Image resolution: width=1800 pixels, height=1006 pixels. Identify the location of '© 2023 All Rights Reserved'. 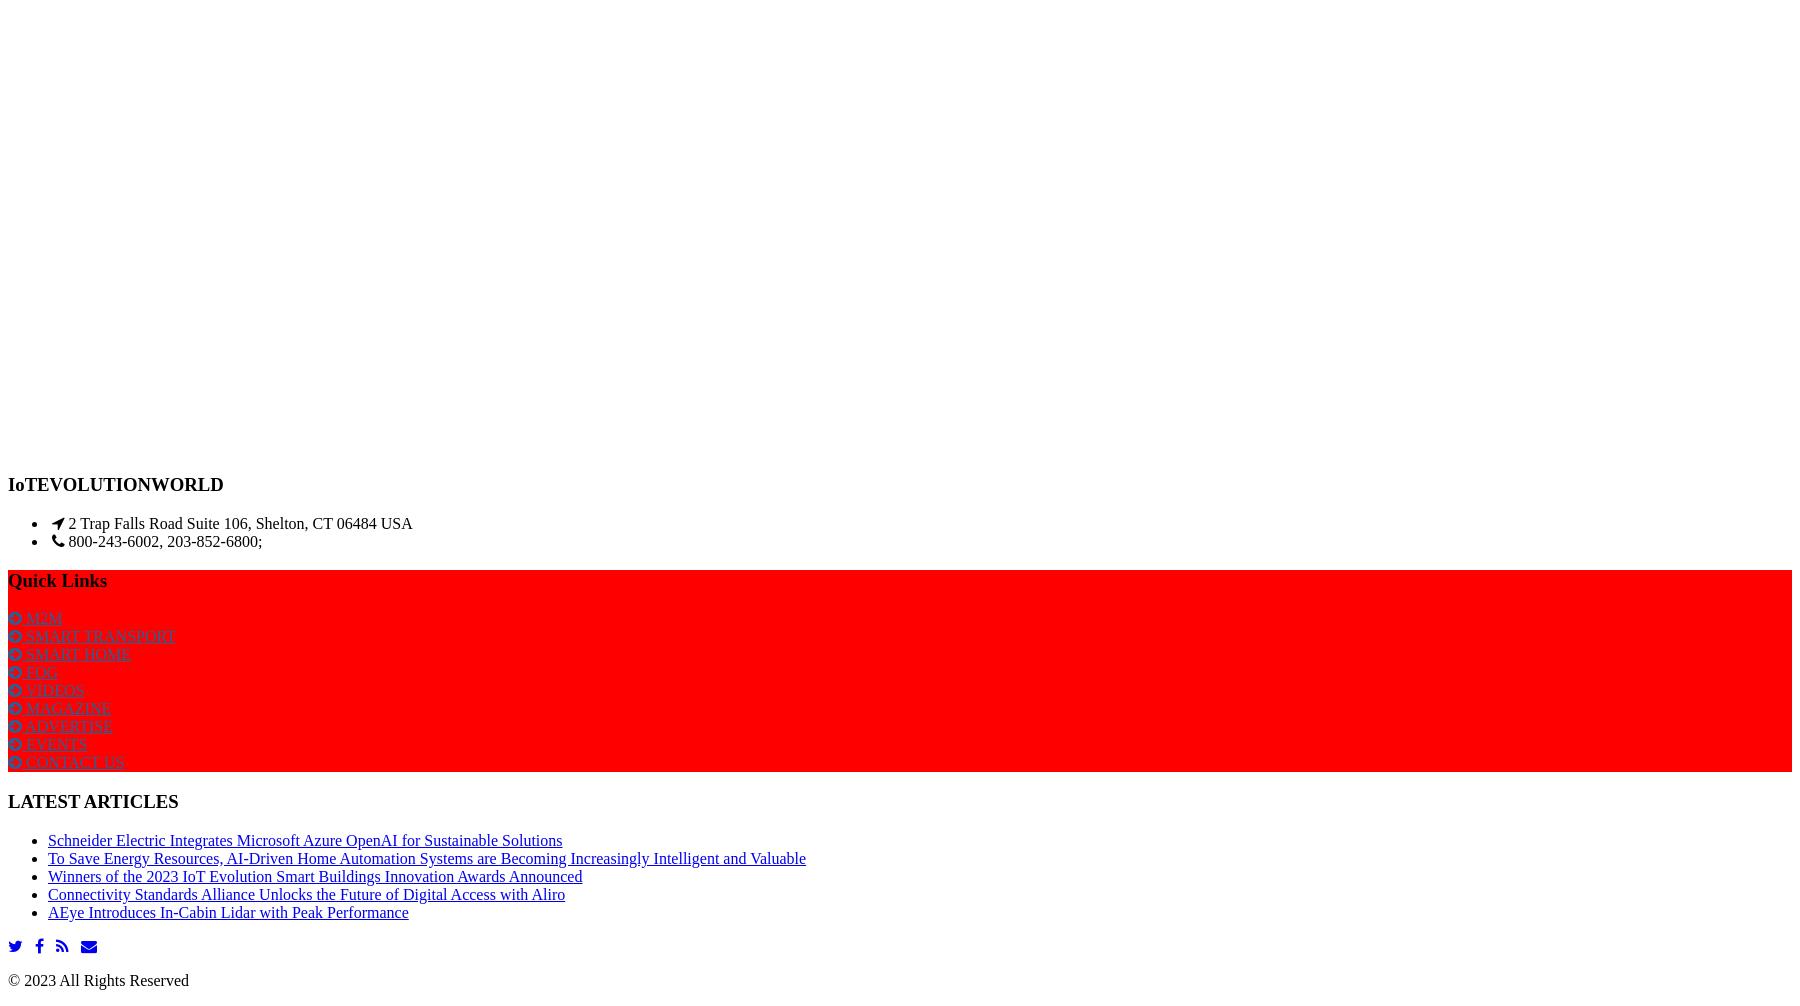
(97, 978).